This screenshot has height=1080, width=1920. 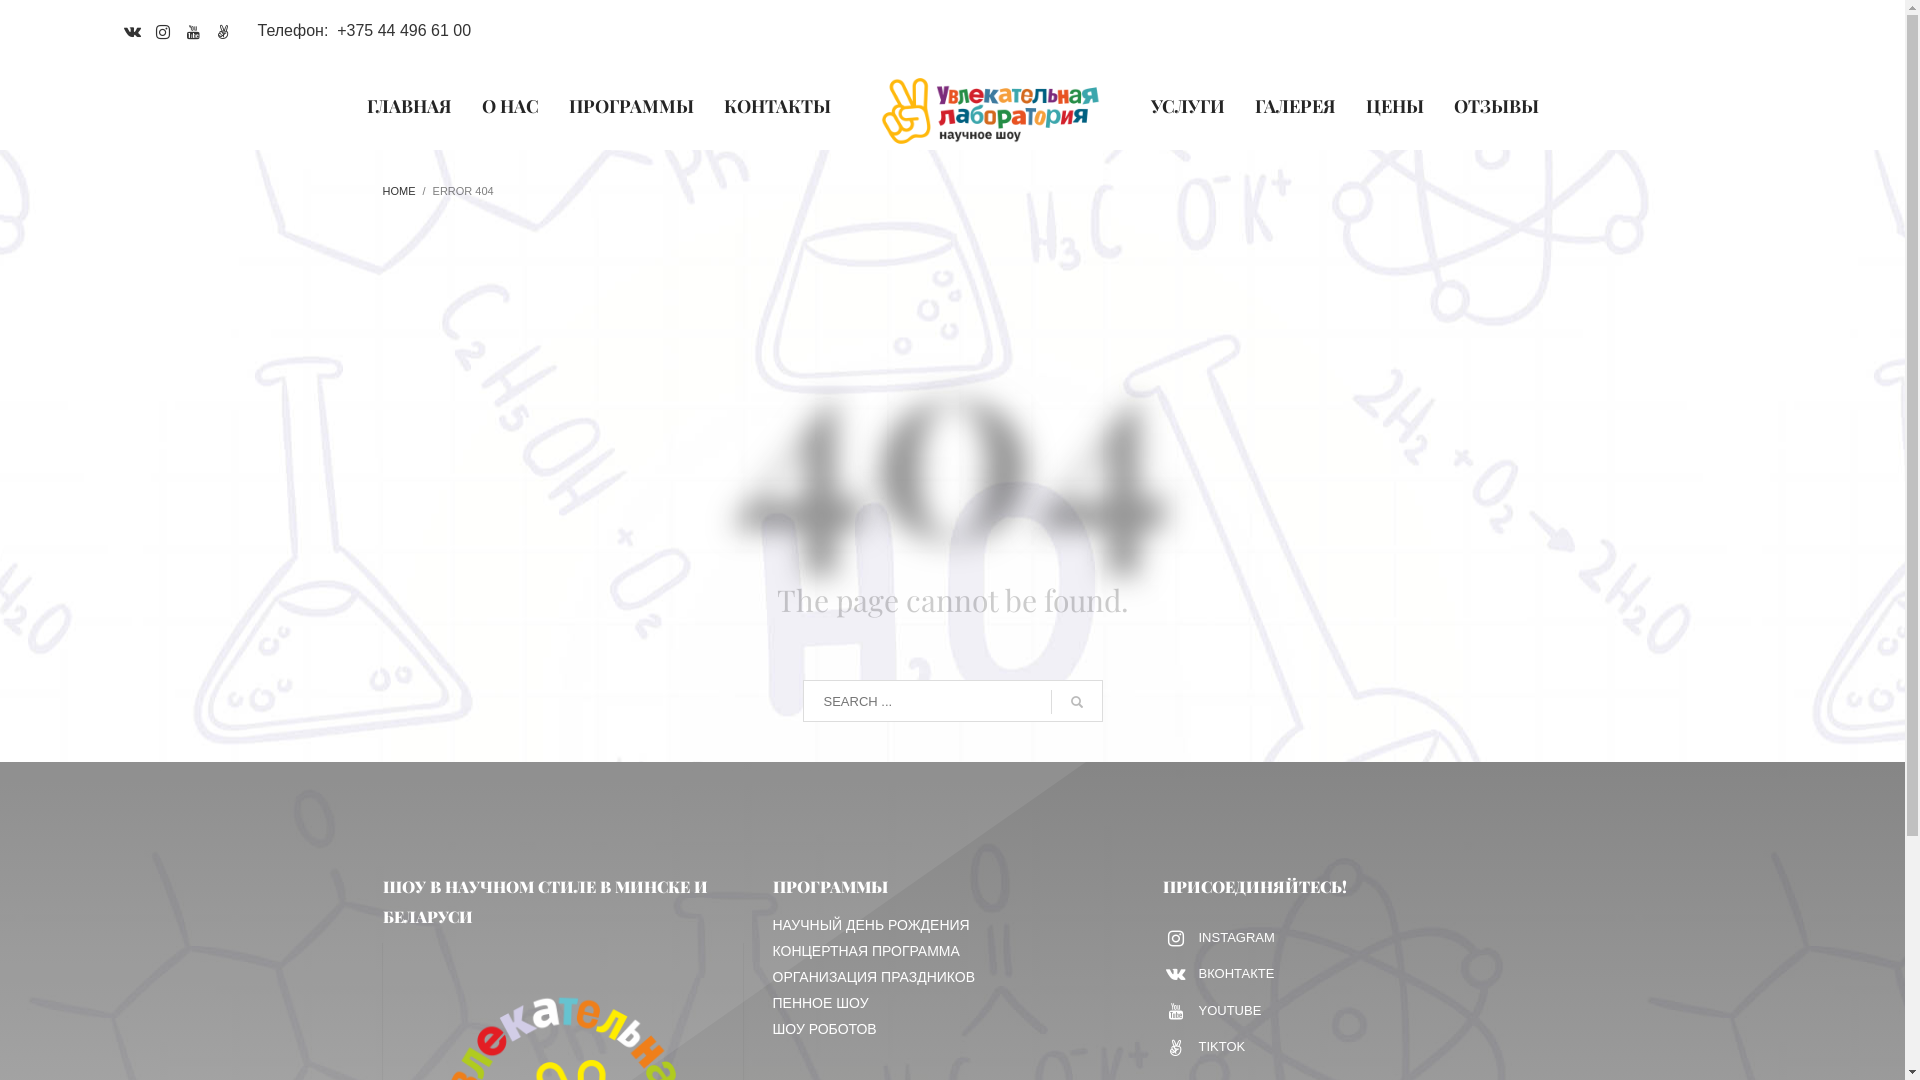 What do you see at coordinates (1166, 1010) in the screenshot?
I see `'YOUTUBE'` at bounding box center [1166, 1010].